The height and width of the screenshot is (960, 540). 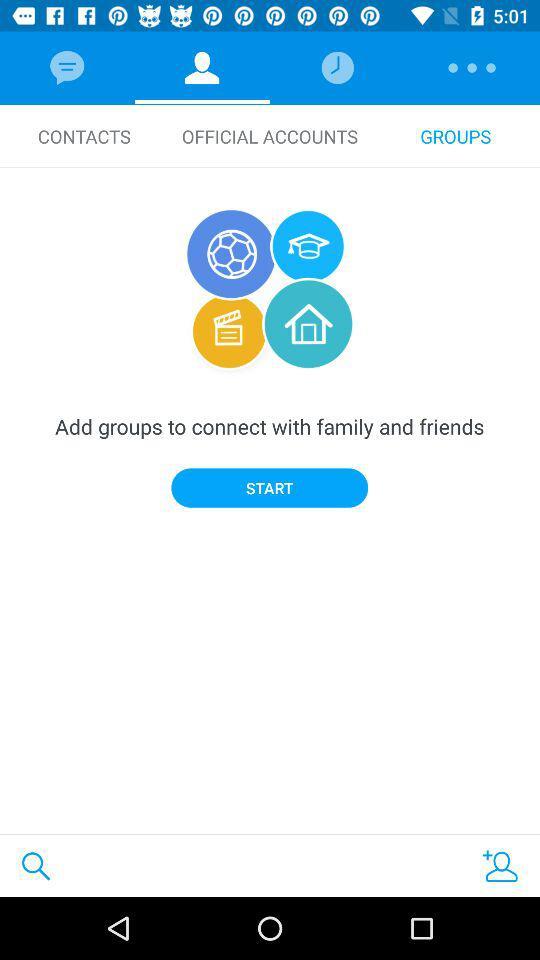 What do you see at coordinates (83, 135) in the screenshot?
I see `icon to the left of official accounts` at bounding box center [83, 135].